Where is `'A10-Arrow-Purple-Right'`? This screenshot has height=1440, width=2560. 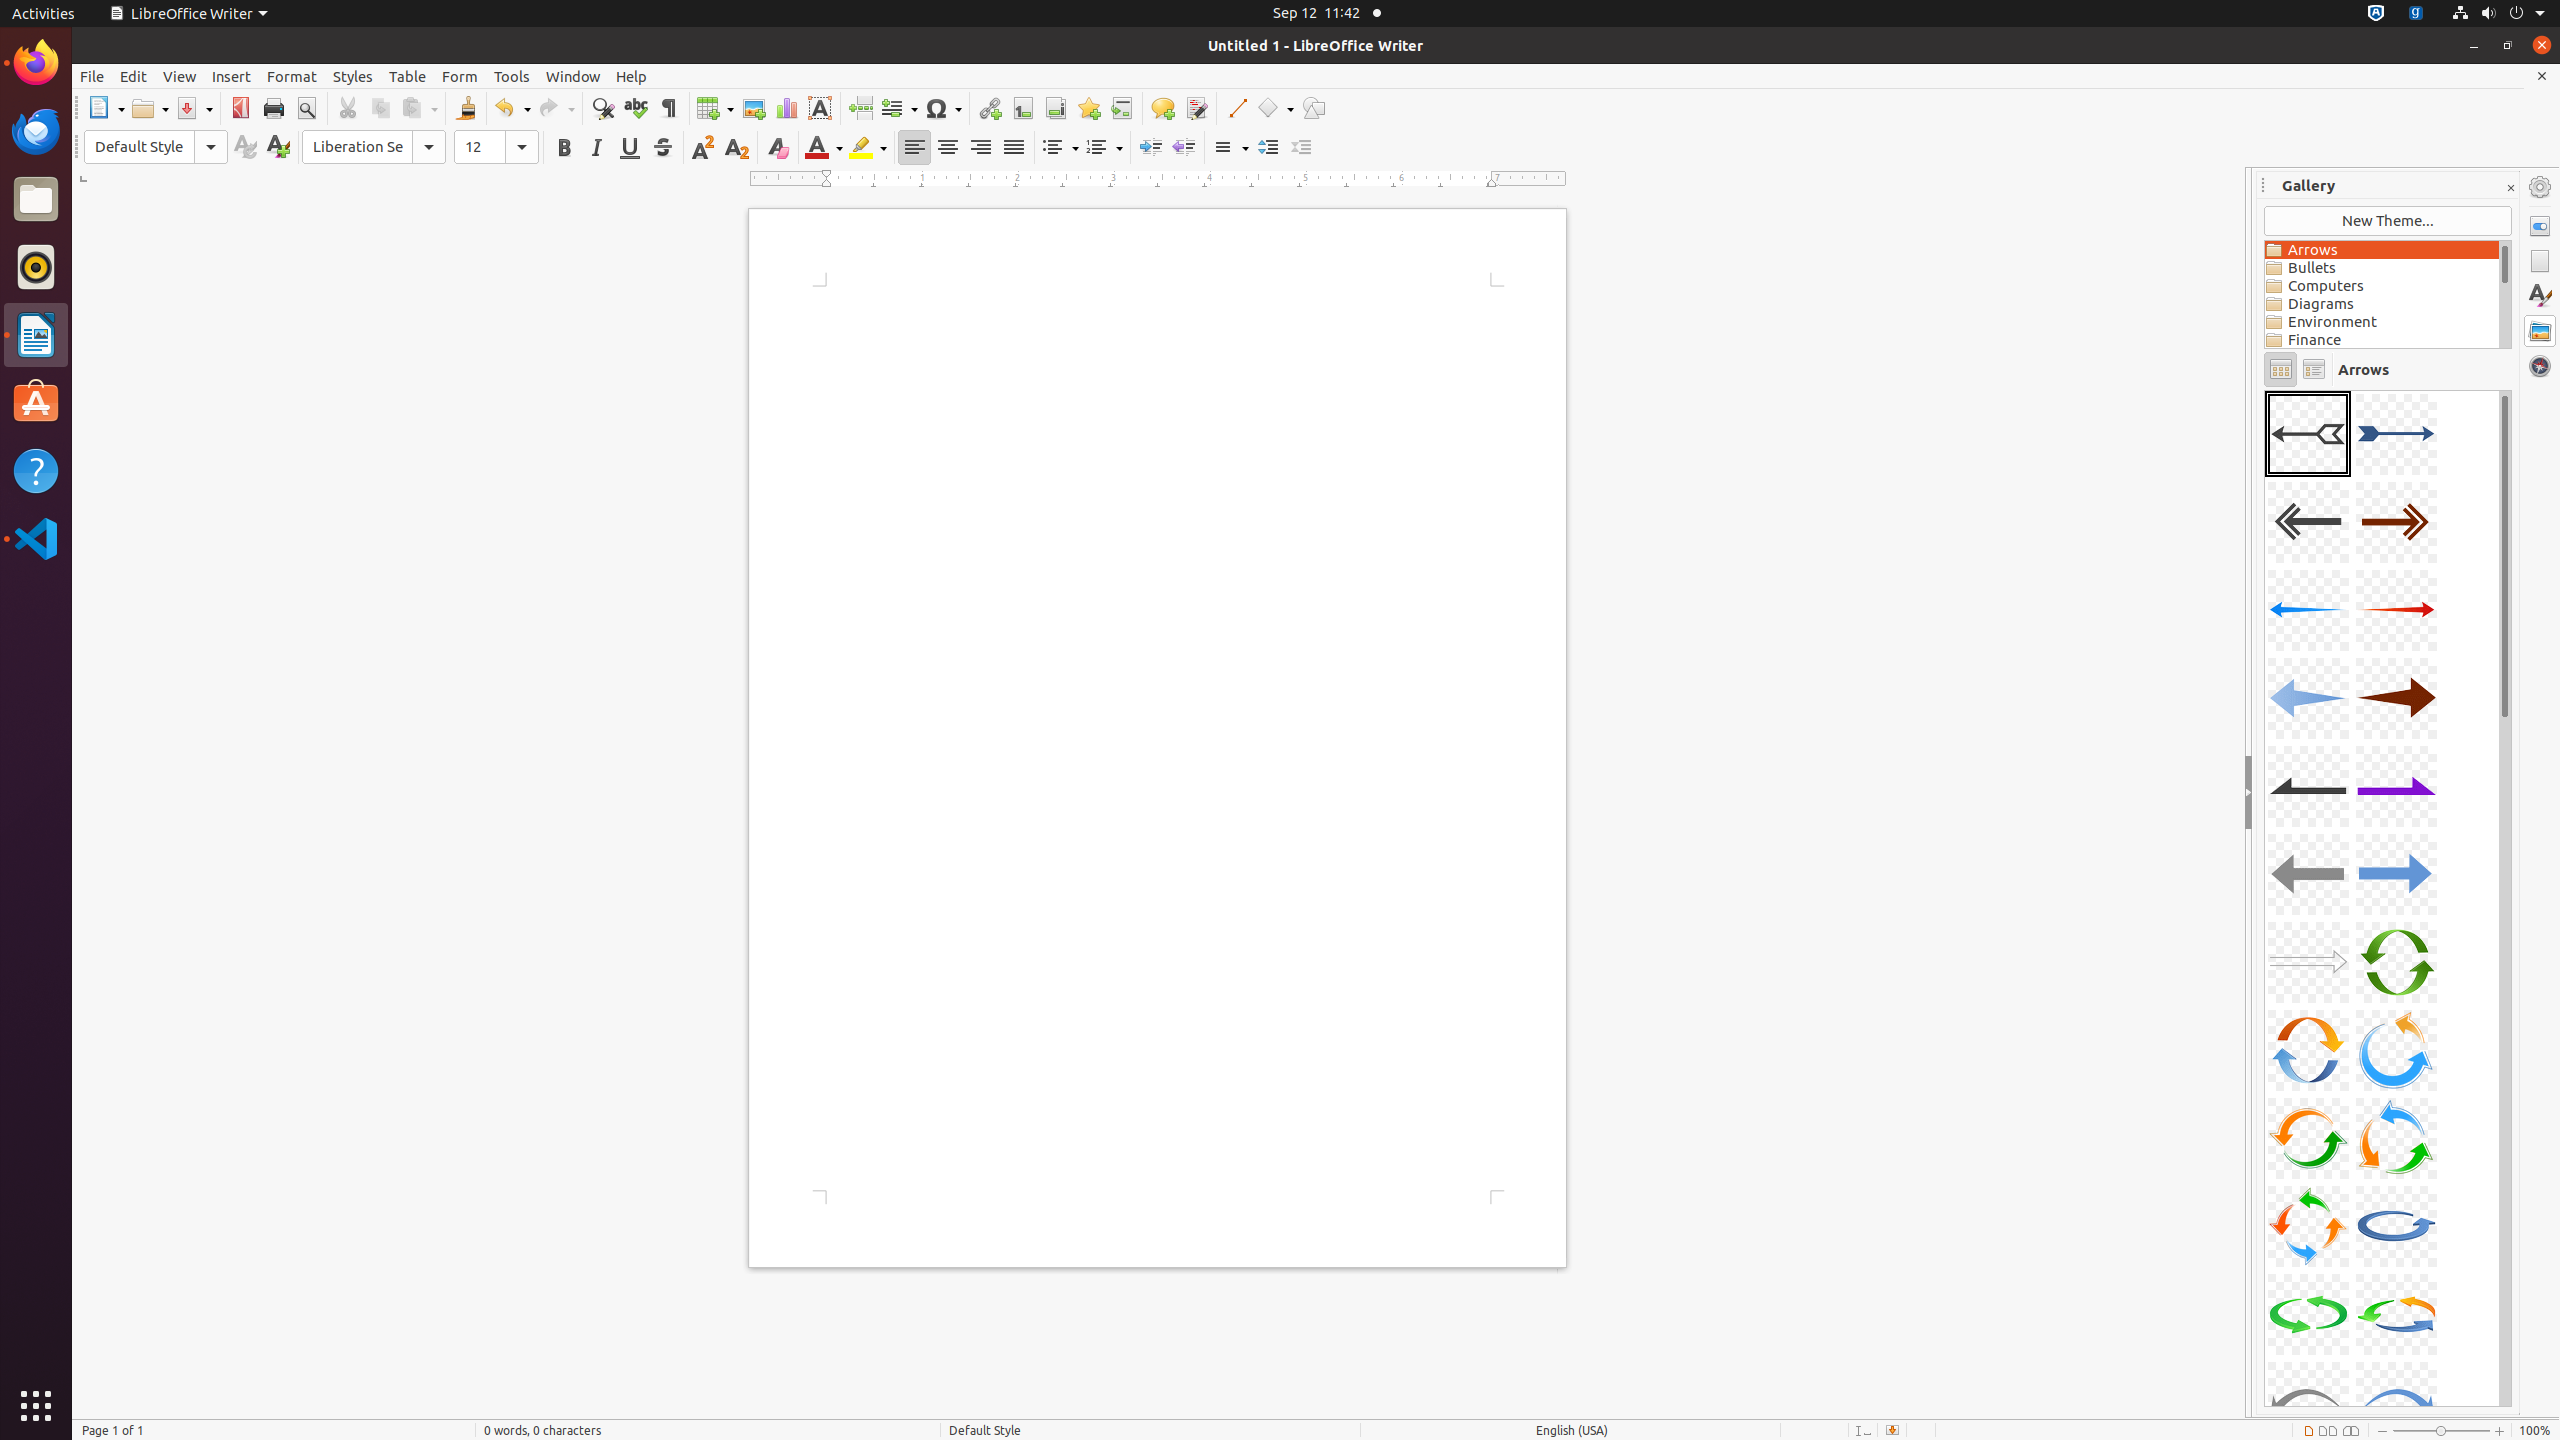 'A10-Arrow-Purple-Right' is located at coordinates (2394, 785).